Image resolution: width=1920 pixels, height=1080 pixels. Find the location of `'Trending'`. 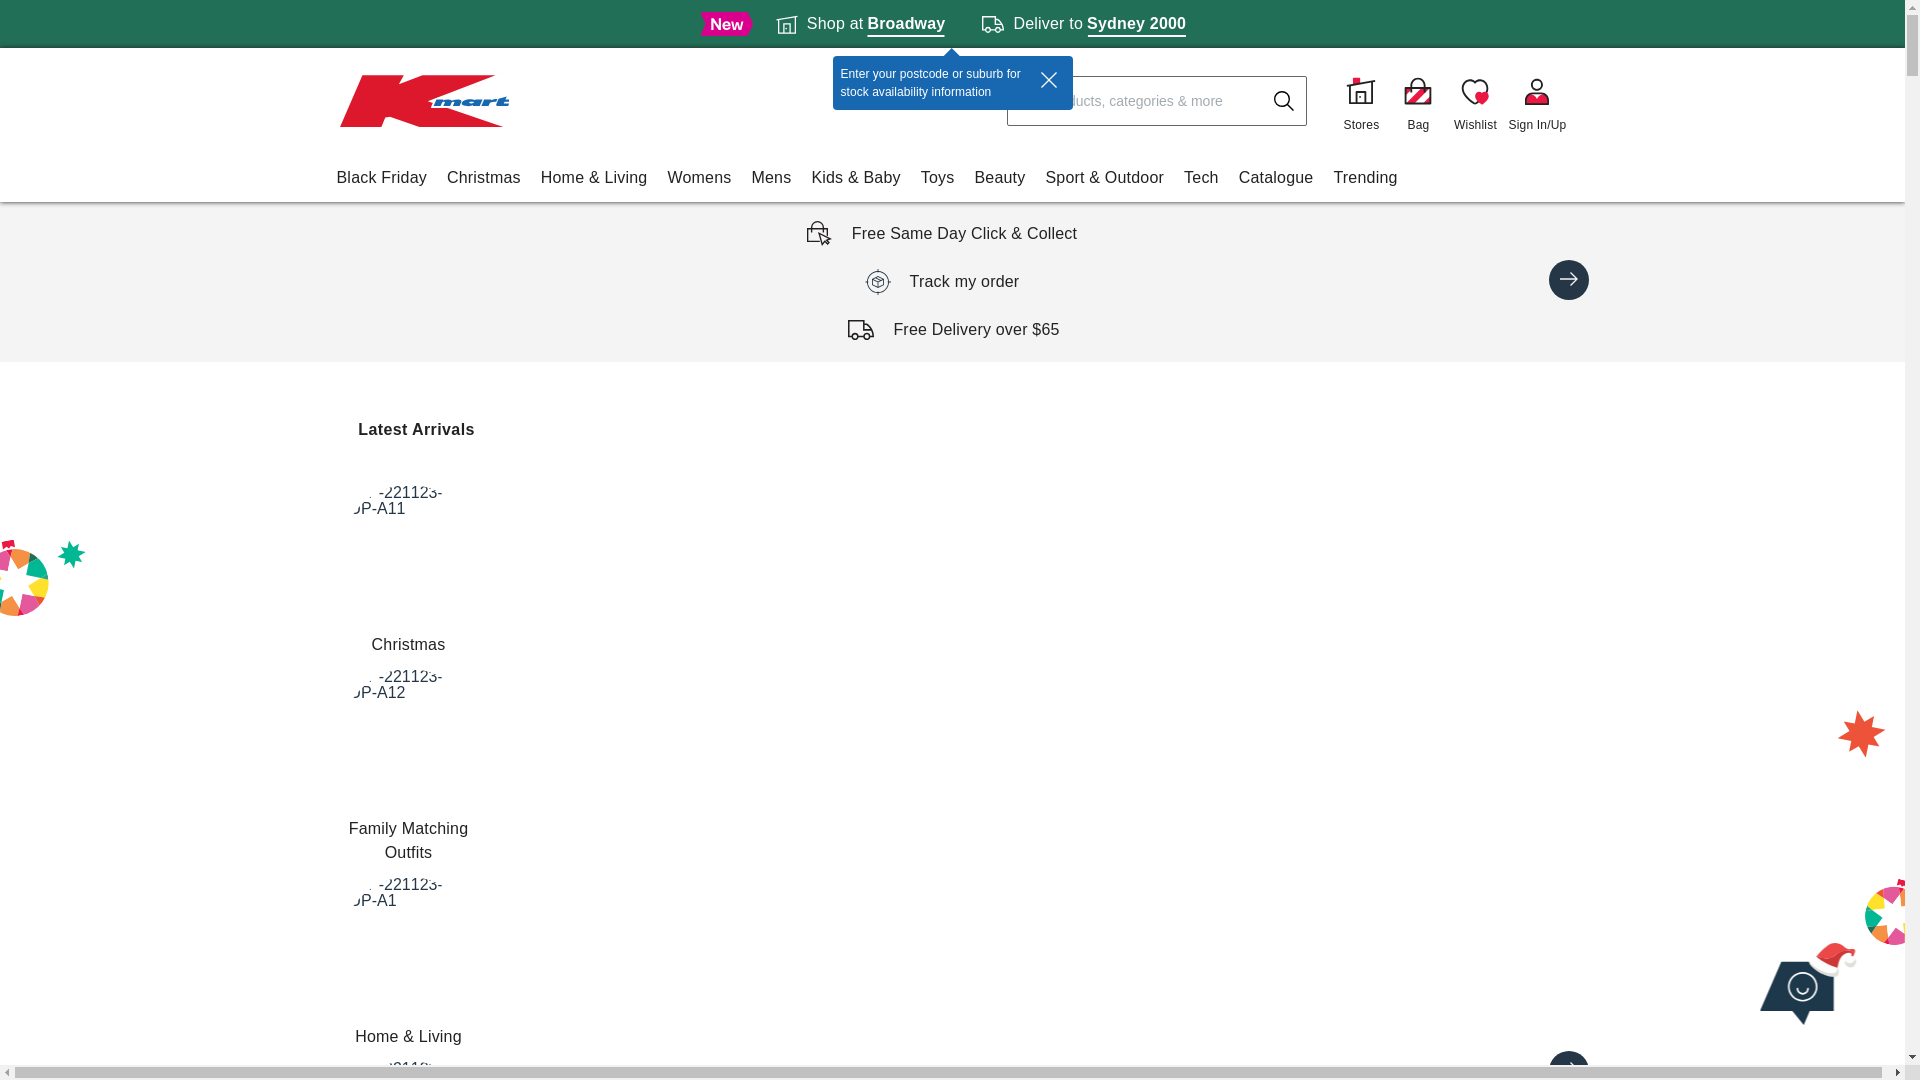

'Trending' is located at coordinates (1363, 176).